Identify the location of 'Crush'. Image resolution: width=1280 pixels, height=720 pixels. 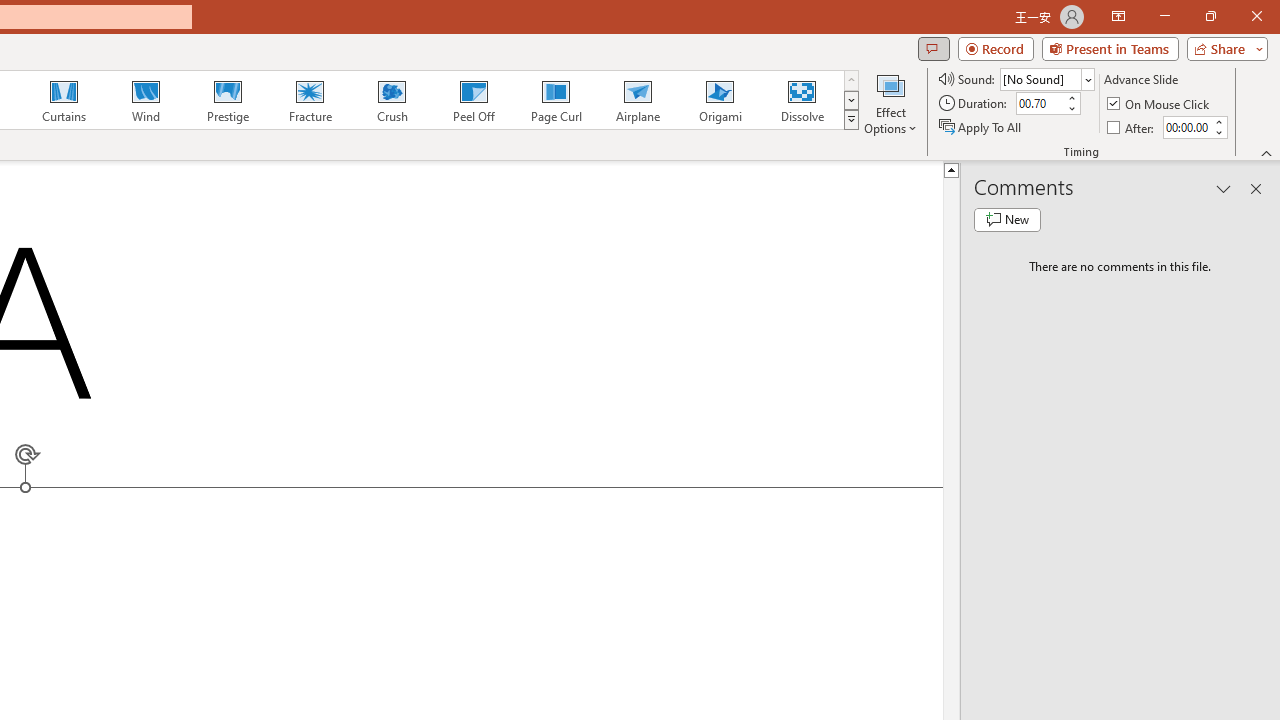
(391, 100).